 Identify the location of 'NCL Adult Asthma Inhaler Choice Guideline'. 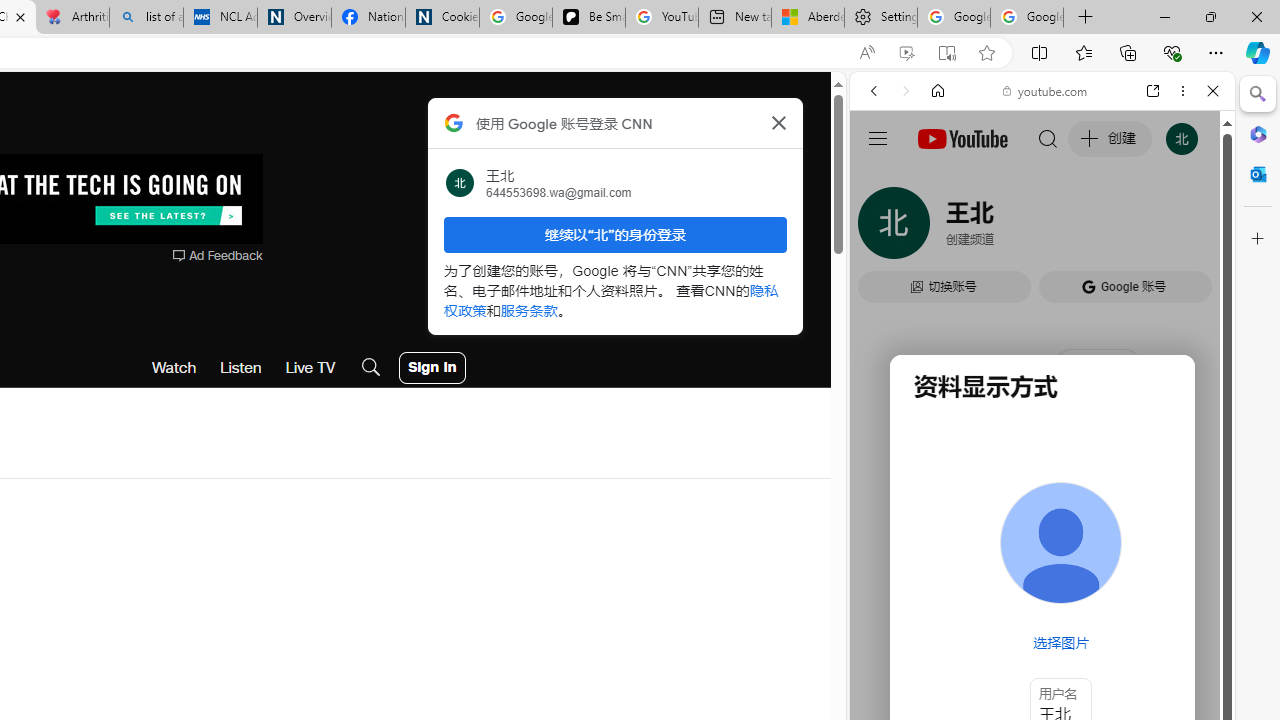
(220, 17).